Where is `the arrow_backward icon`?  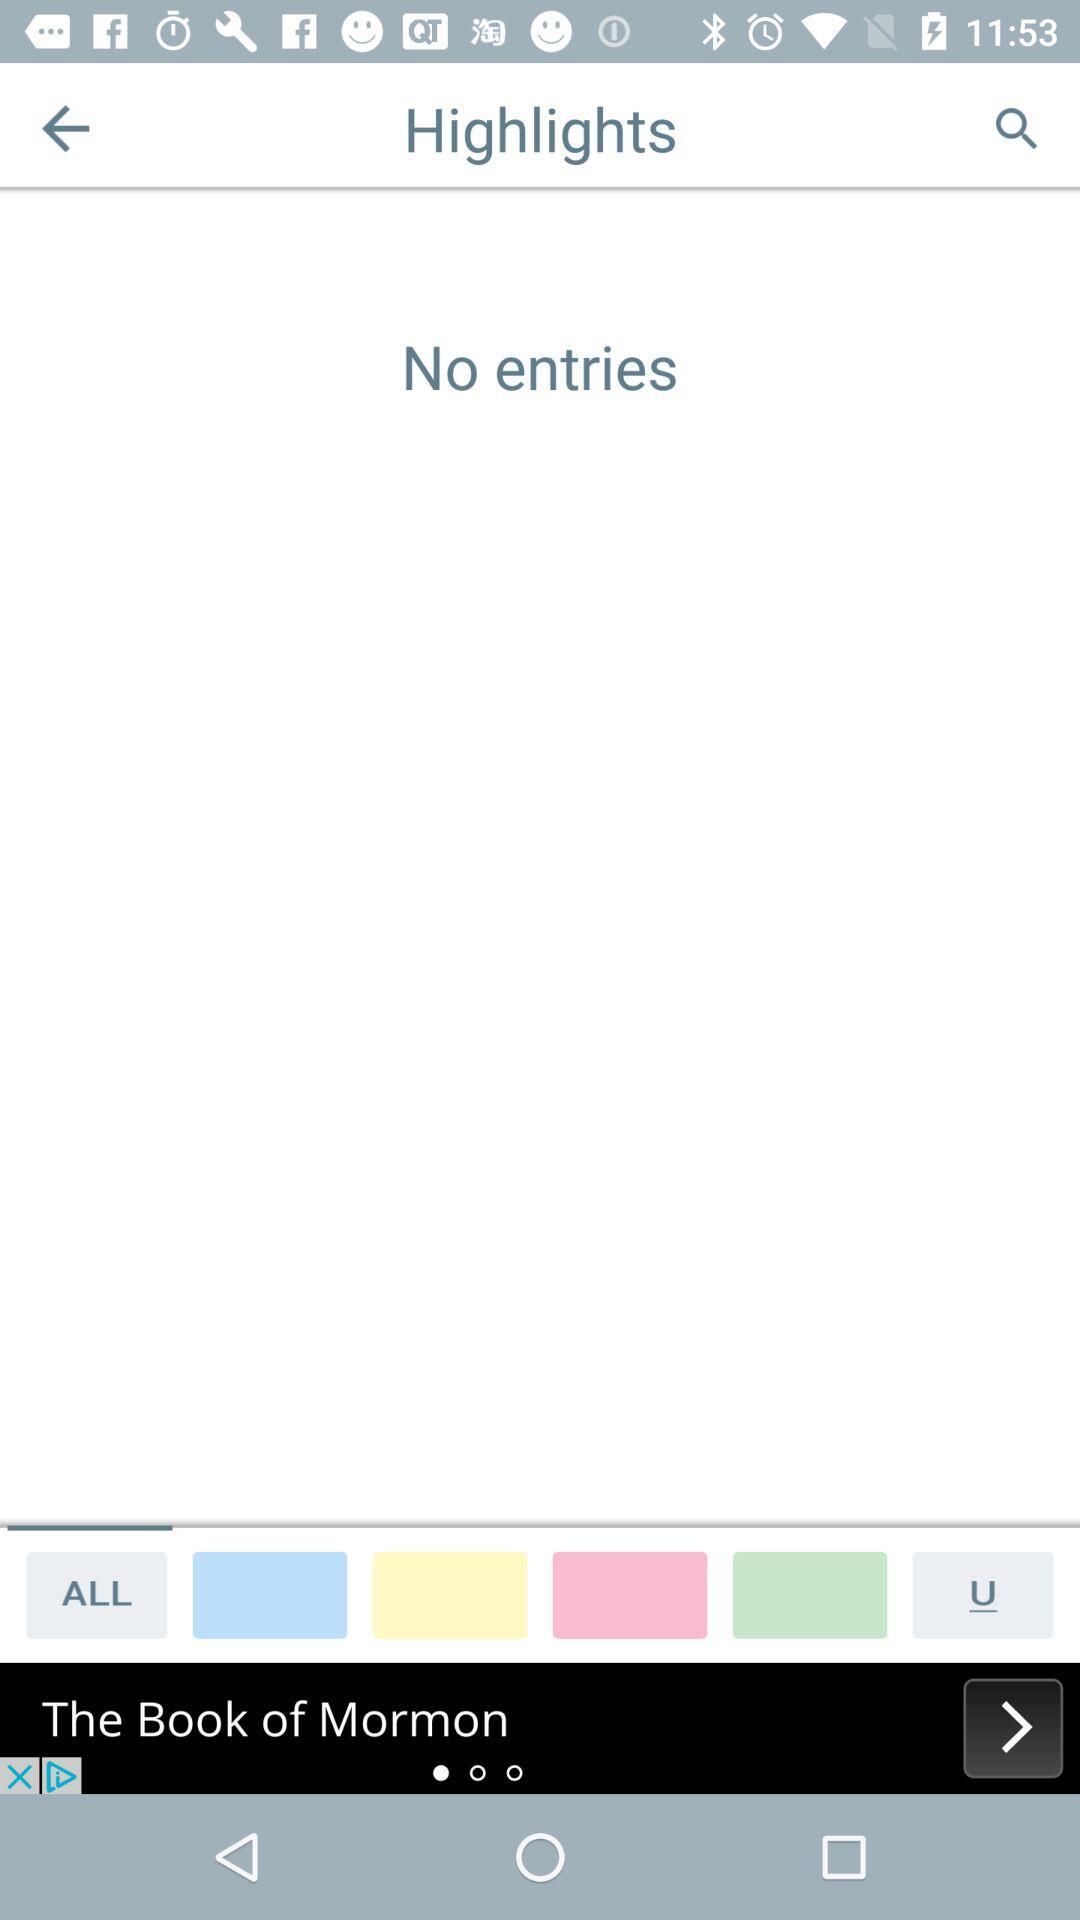 the arrow_backward icon is located at coordinates (64, 127).